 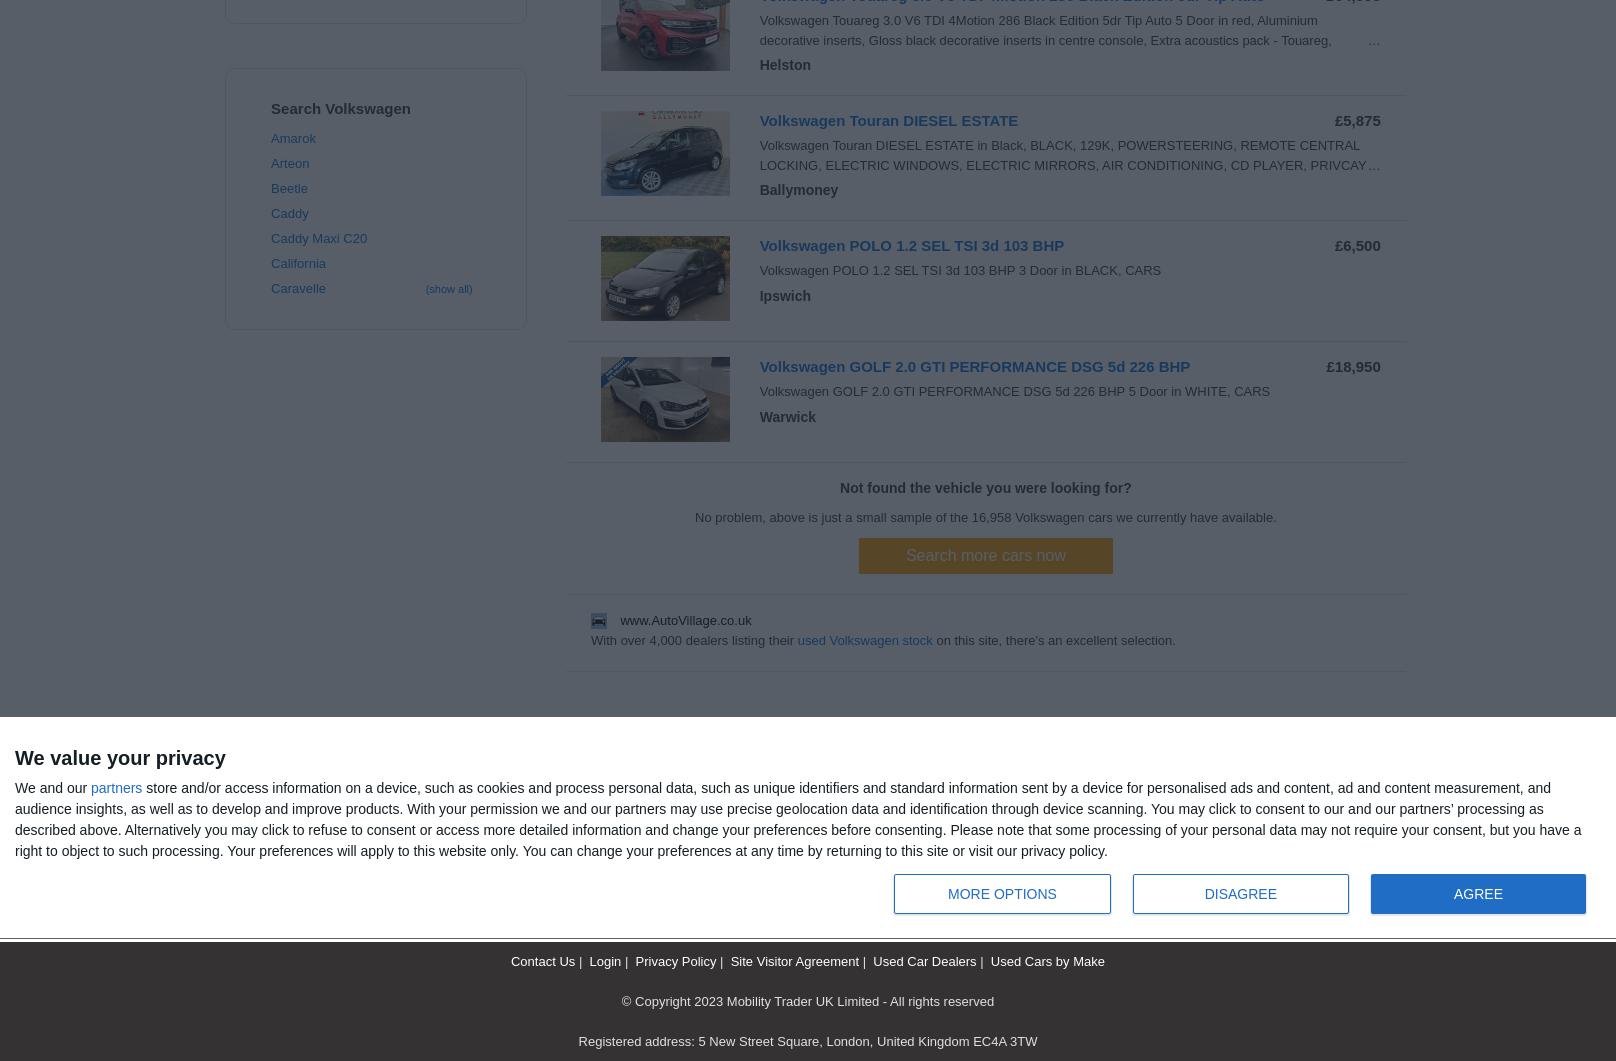 What do you see at coordinates (959, 269) in the screenshot?
I see `'Volkswagen POLO 1.2 SEL TSI 3d 103 BHP 3 Door in BLACK, CARS'` at bounding box center [959, 269].